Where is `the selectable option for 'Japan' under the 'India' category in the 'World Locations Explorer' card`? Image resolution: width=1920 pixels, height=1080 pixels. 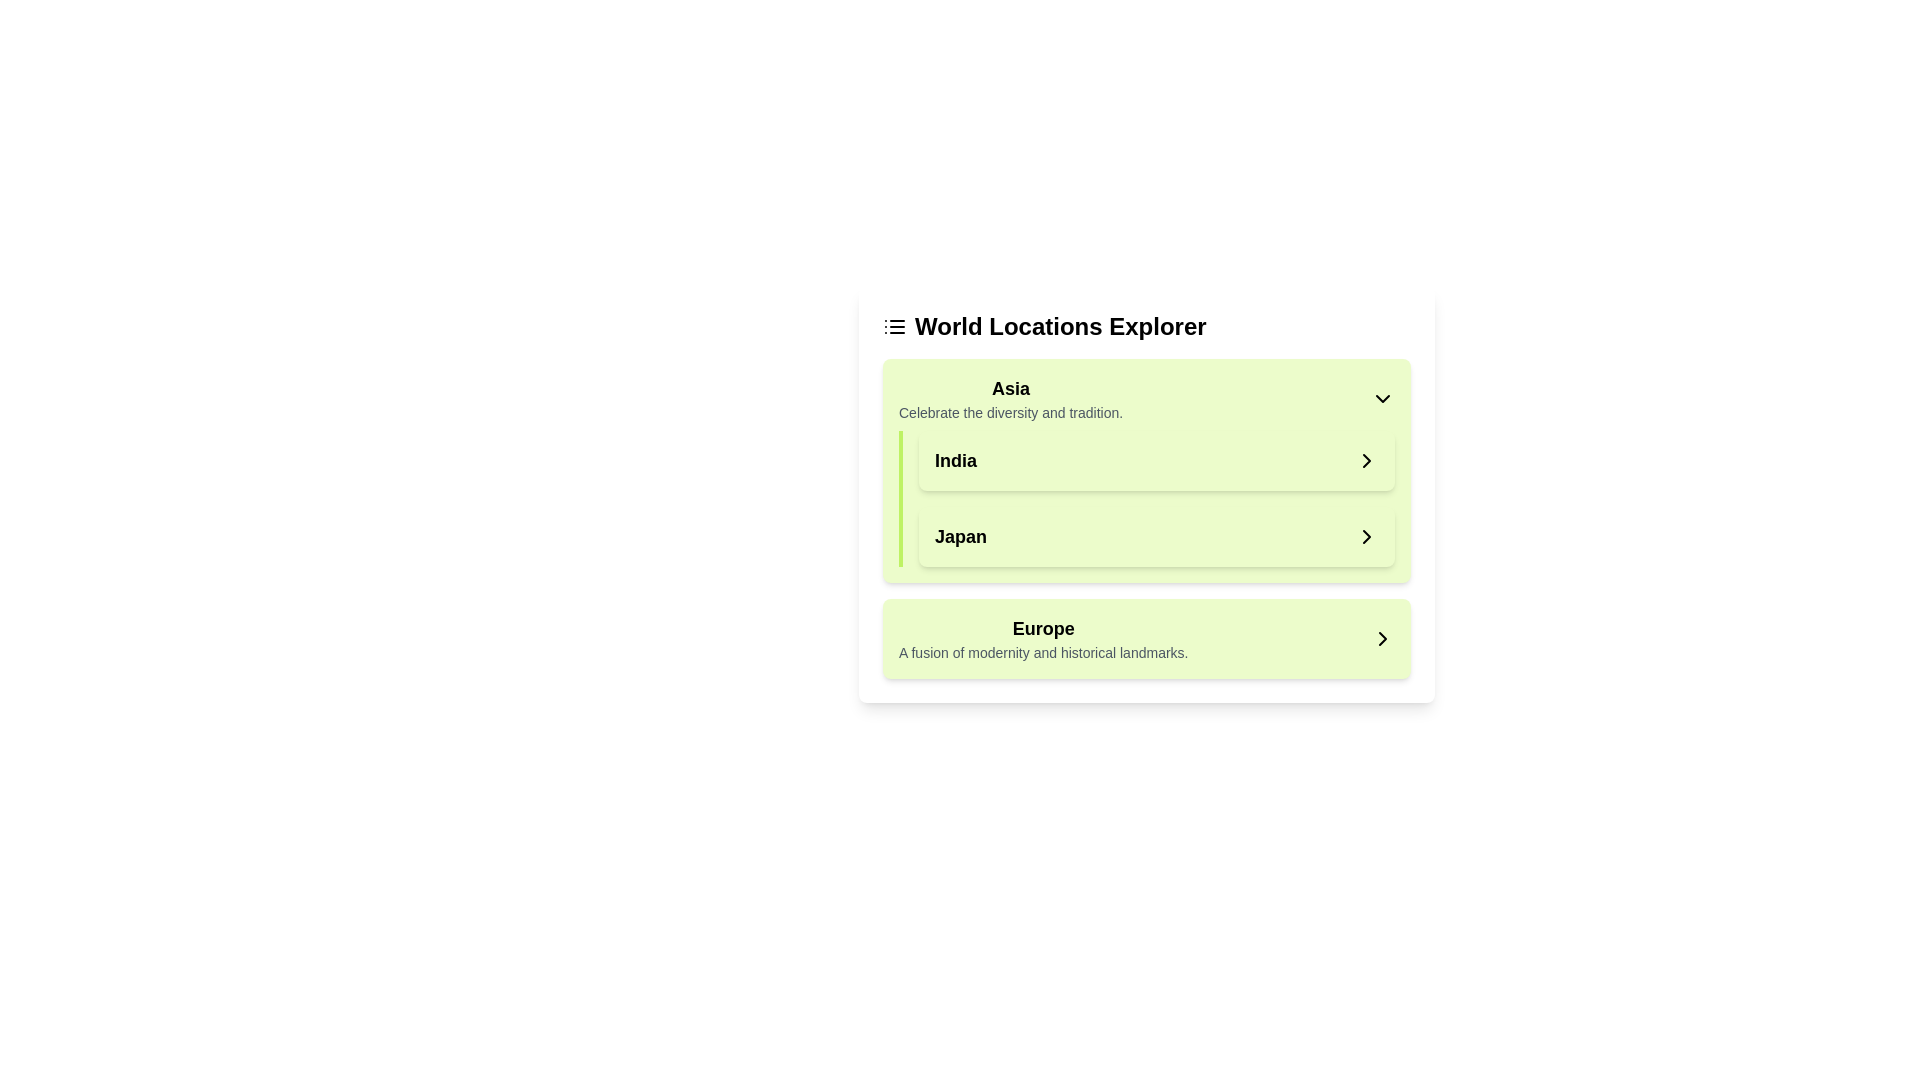 the selectable option for 'Japan' under the 'India' category in the 'World Locations Explorer' card is located at coordinates (1156, 535).